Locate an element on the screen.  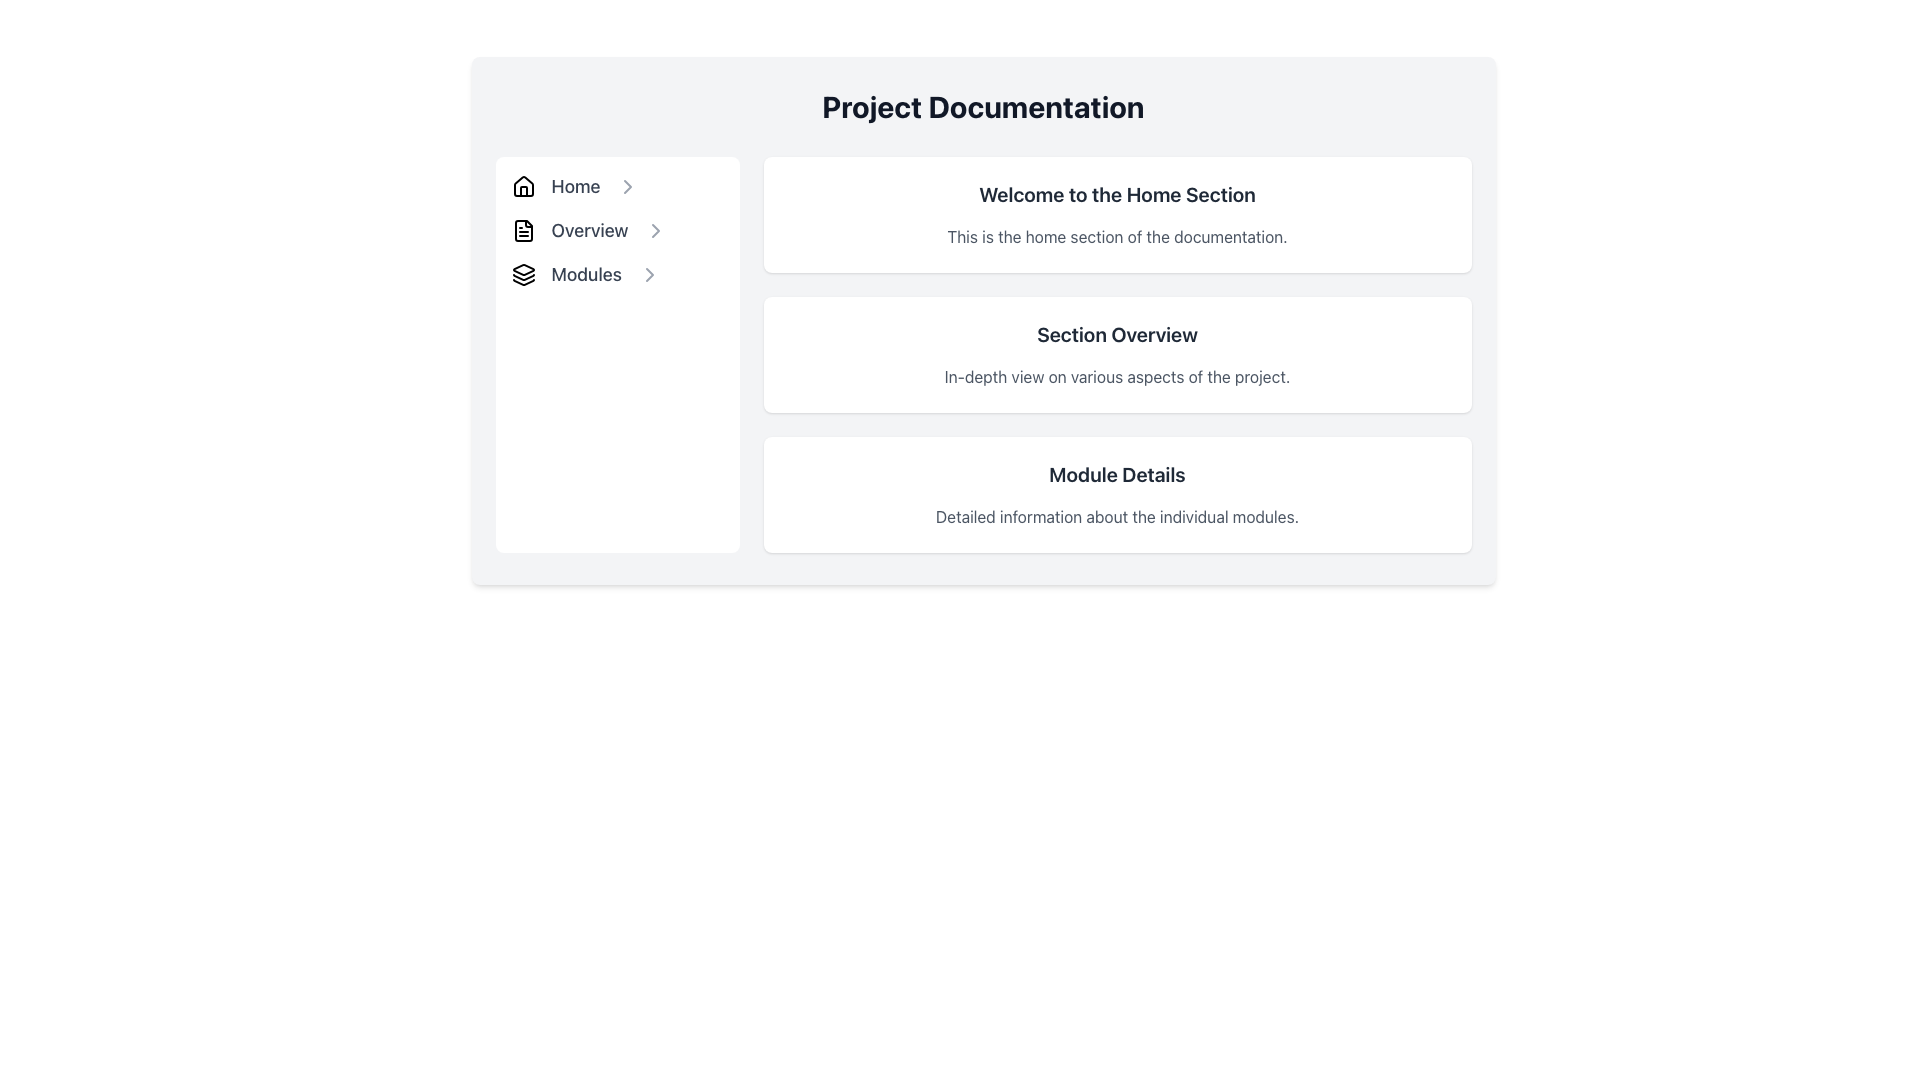
the chevron icon located immediately to the right of the 'Home' text is located at coordinates (627, 186).